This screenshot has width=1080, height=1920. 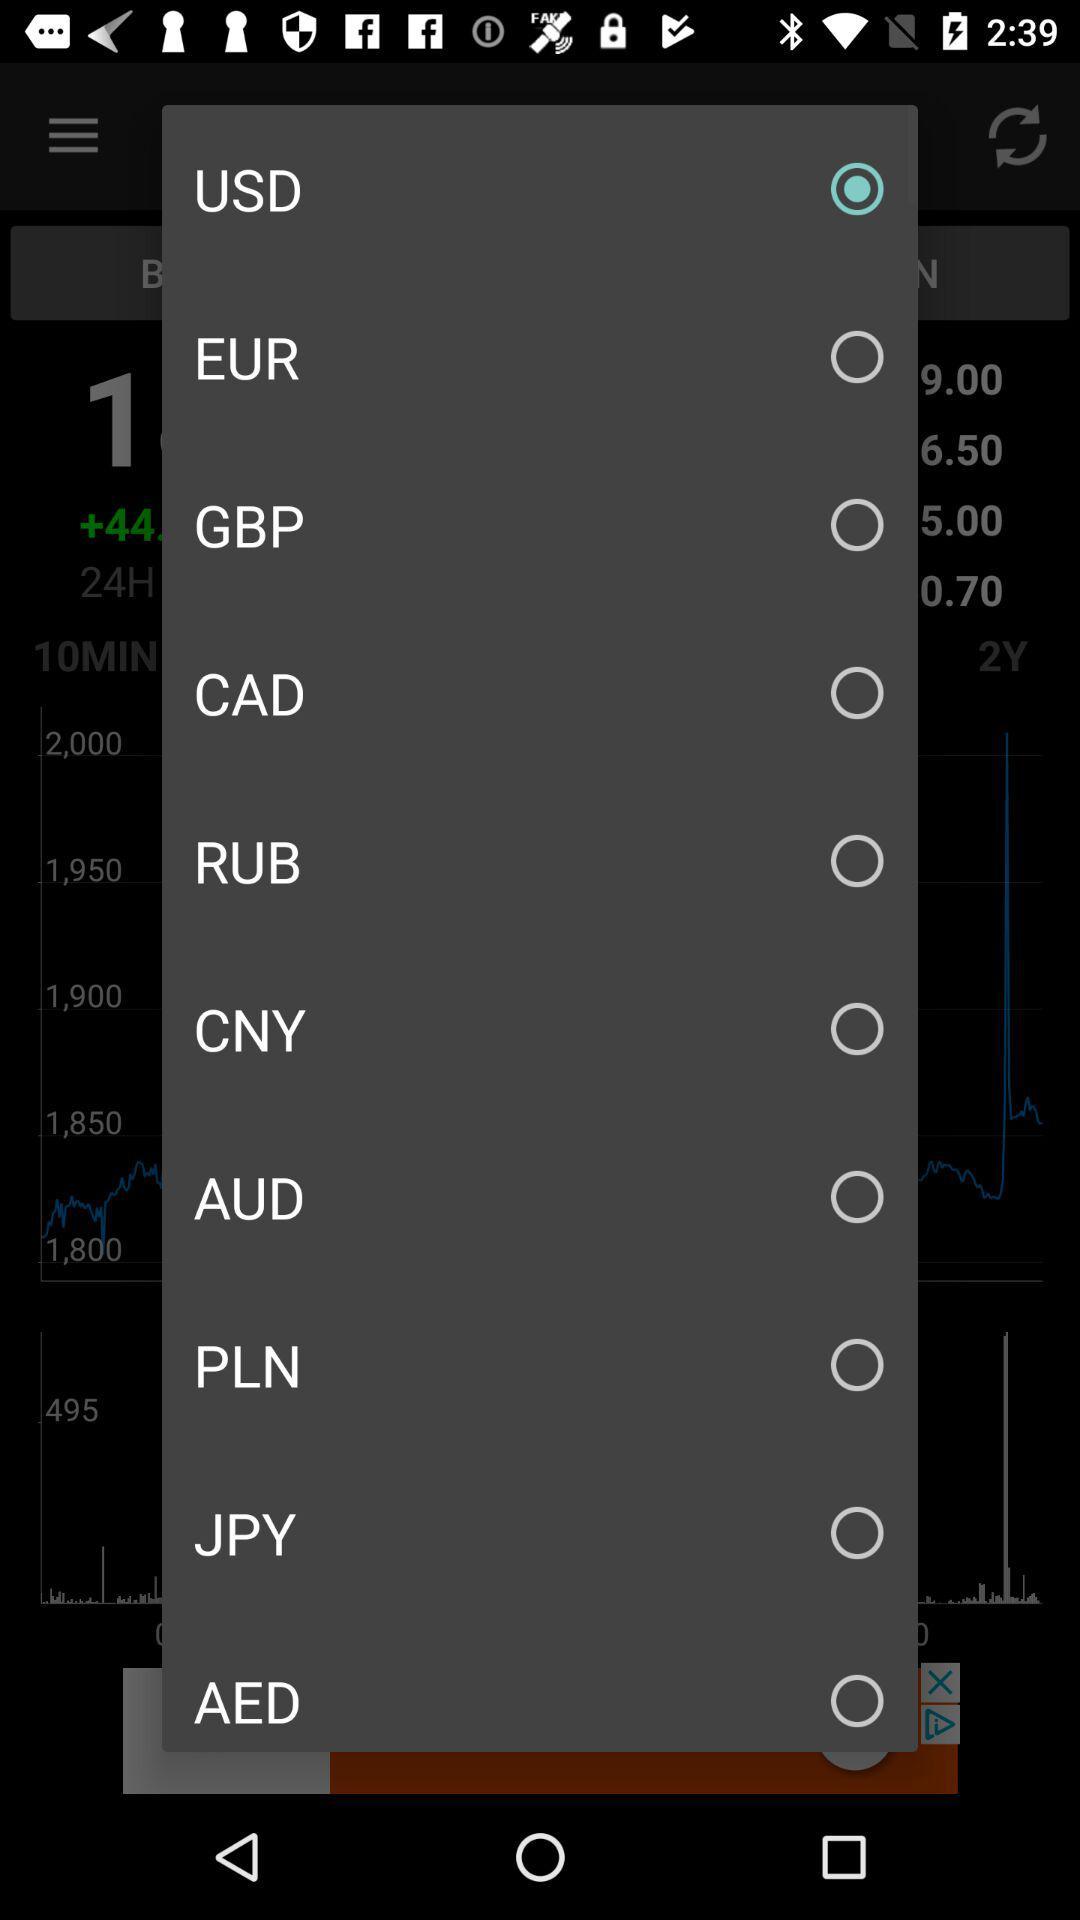 What do you see at coordinates (540, 860) in the screenshot?
I see `the rub item` at bounding box center [540, 860].